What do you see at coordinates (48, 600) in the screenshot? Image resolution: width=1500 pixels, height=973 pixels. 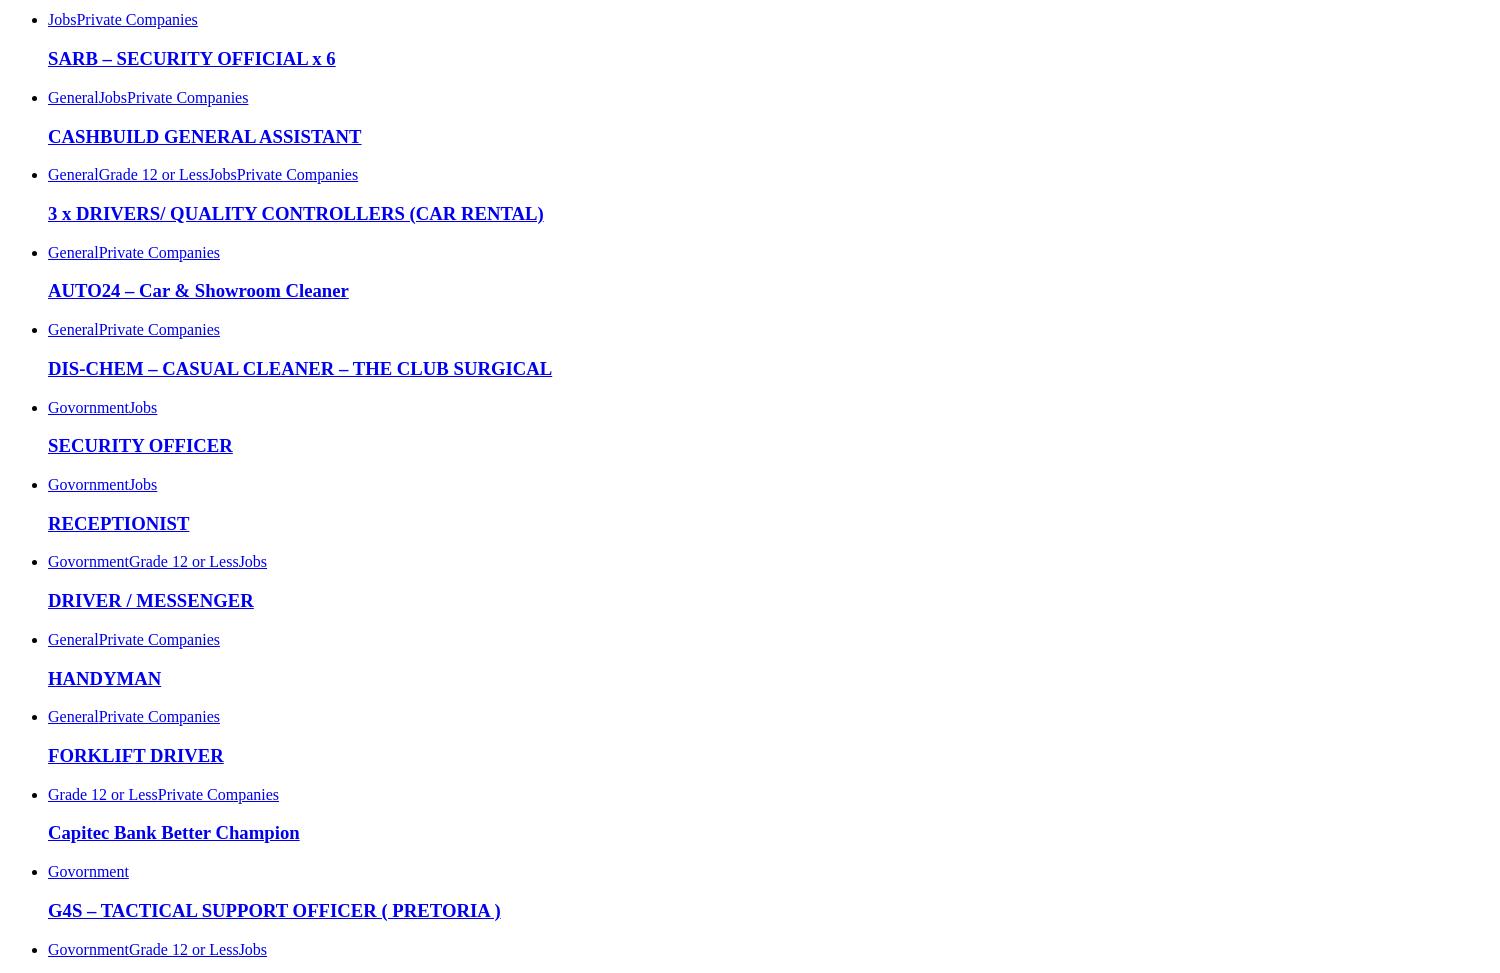 I see `'DRIVER / MESSENGER'` at bounding box center [48, 600].